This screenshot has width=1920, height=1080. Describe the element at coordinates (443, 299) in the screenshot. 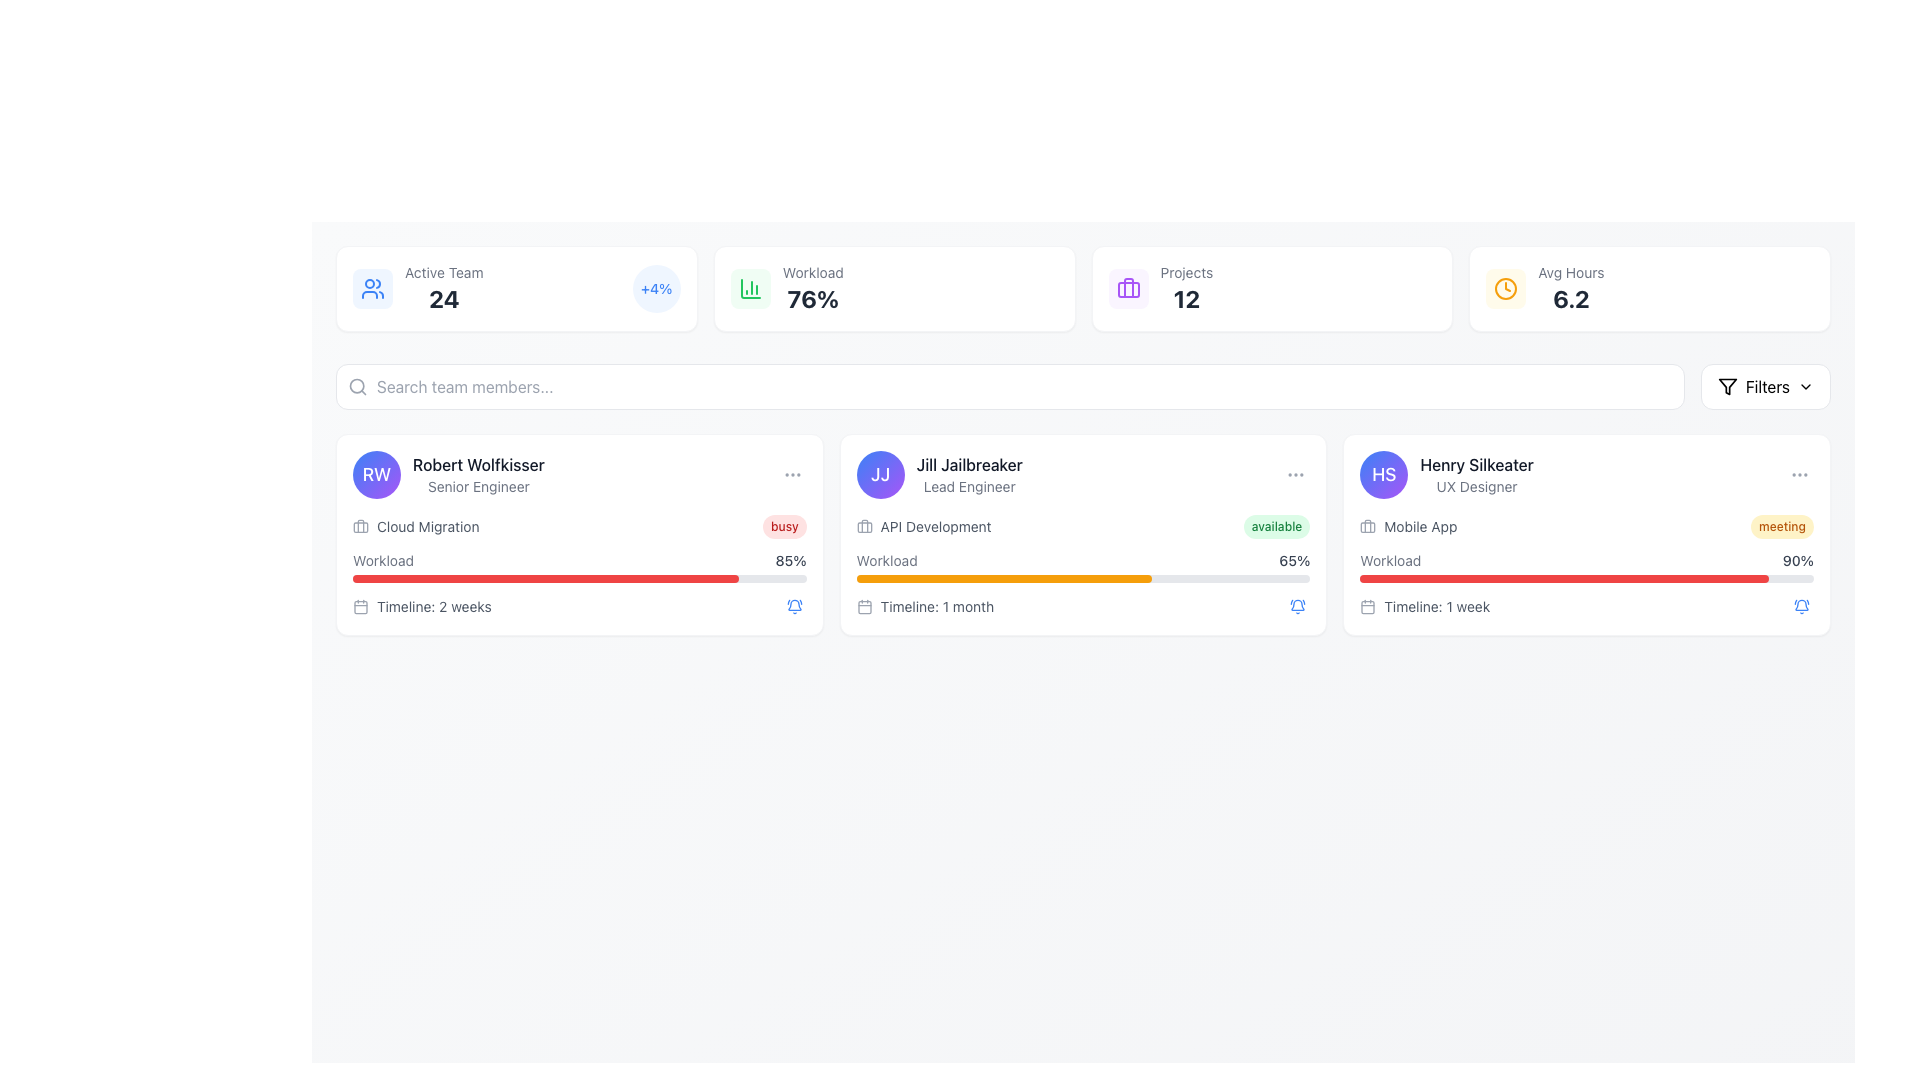

I see `the static text label displaying the bold number '24' located below the 'Active Team' label in the dashboard interface` at that location.